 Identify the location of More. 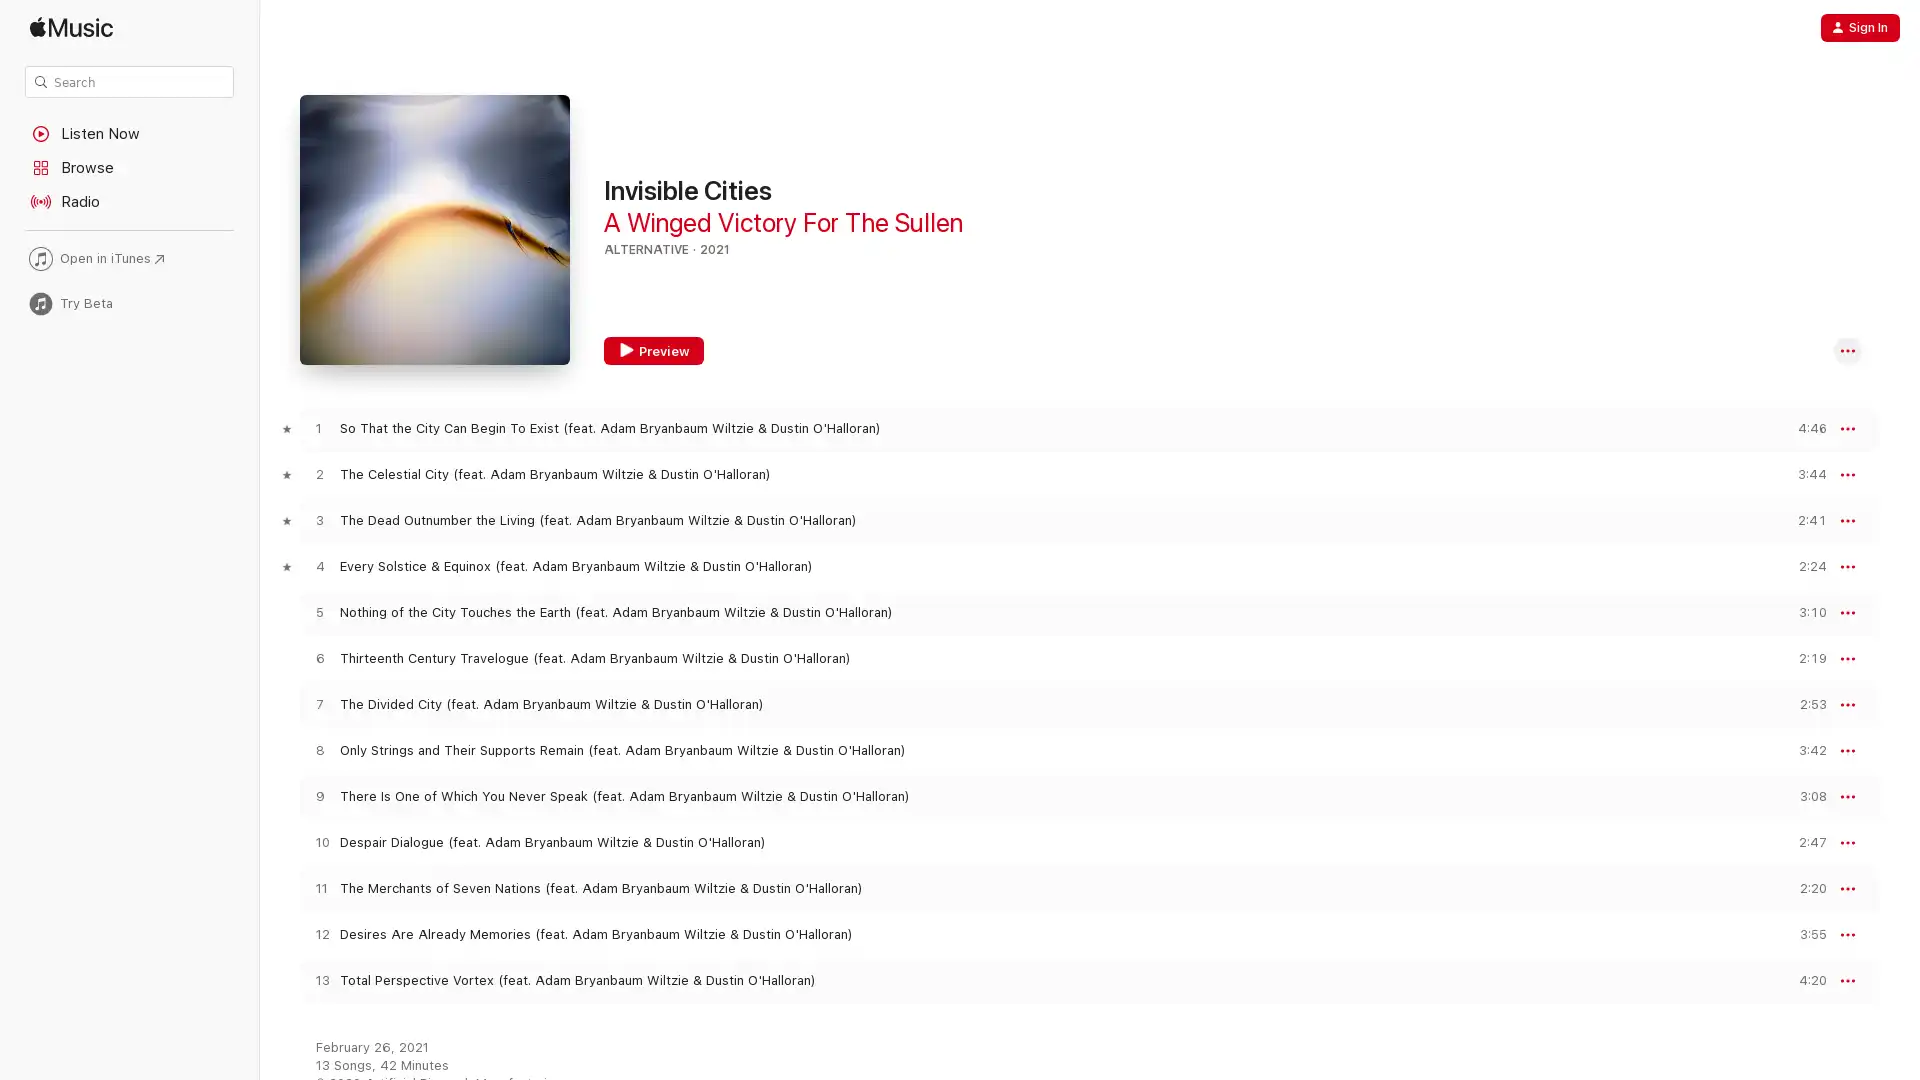
(1847, 843).